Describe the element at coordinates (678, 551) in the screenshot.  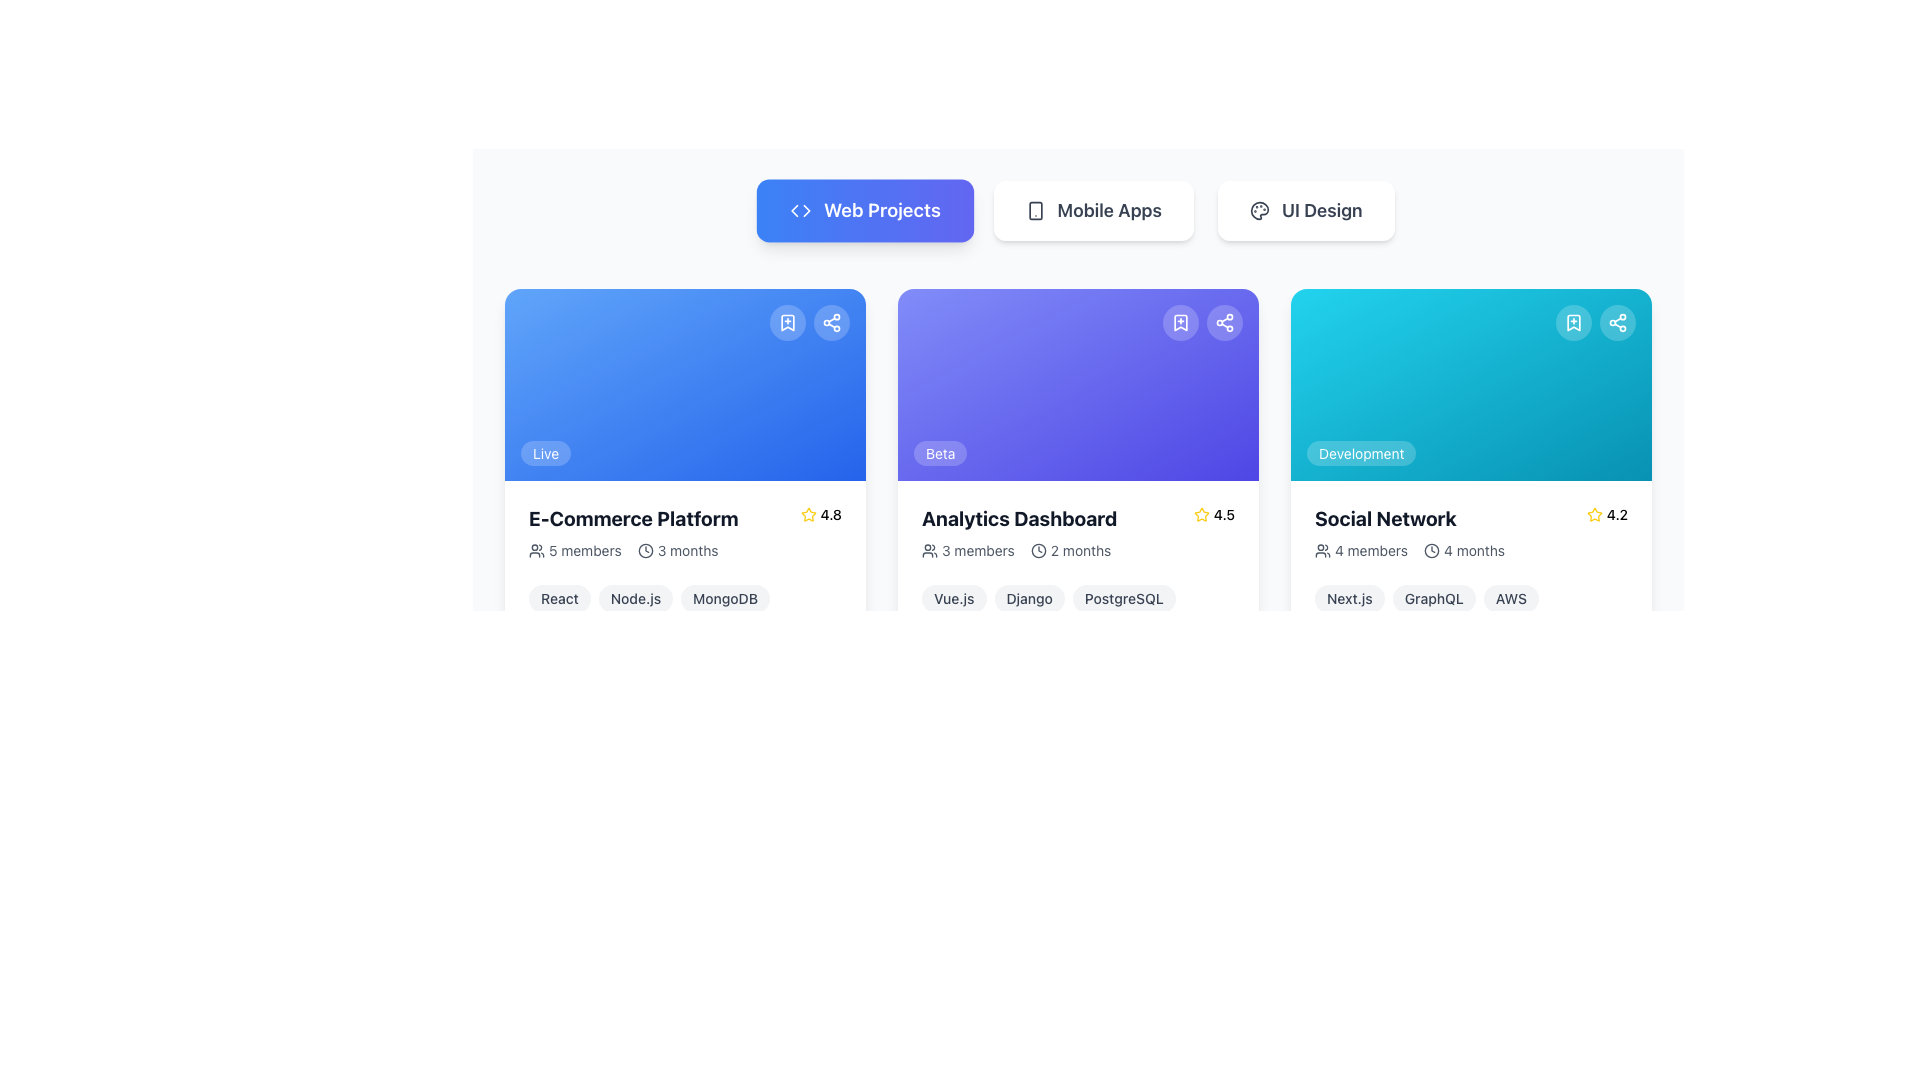
I see `text content of the Label with icon that displays '3 months', which is located in the lower-left quadrant of the 'E-Commerce Platform' card, adjacent to the '5 members' text and icon` at that location.